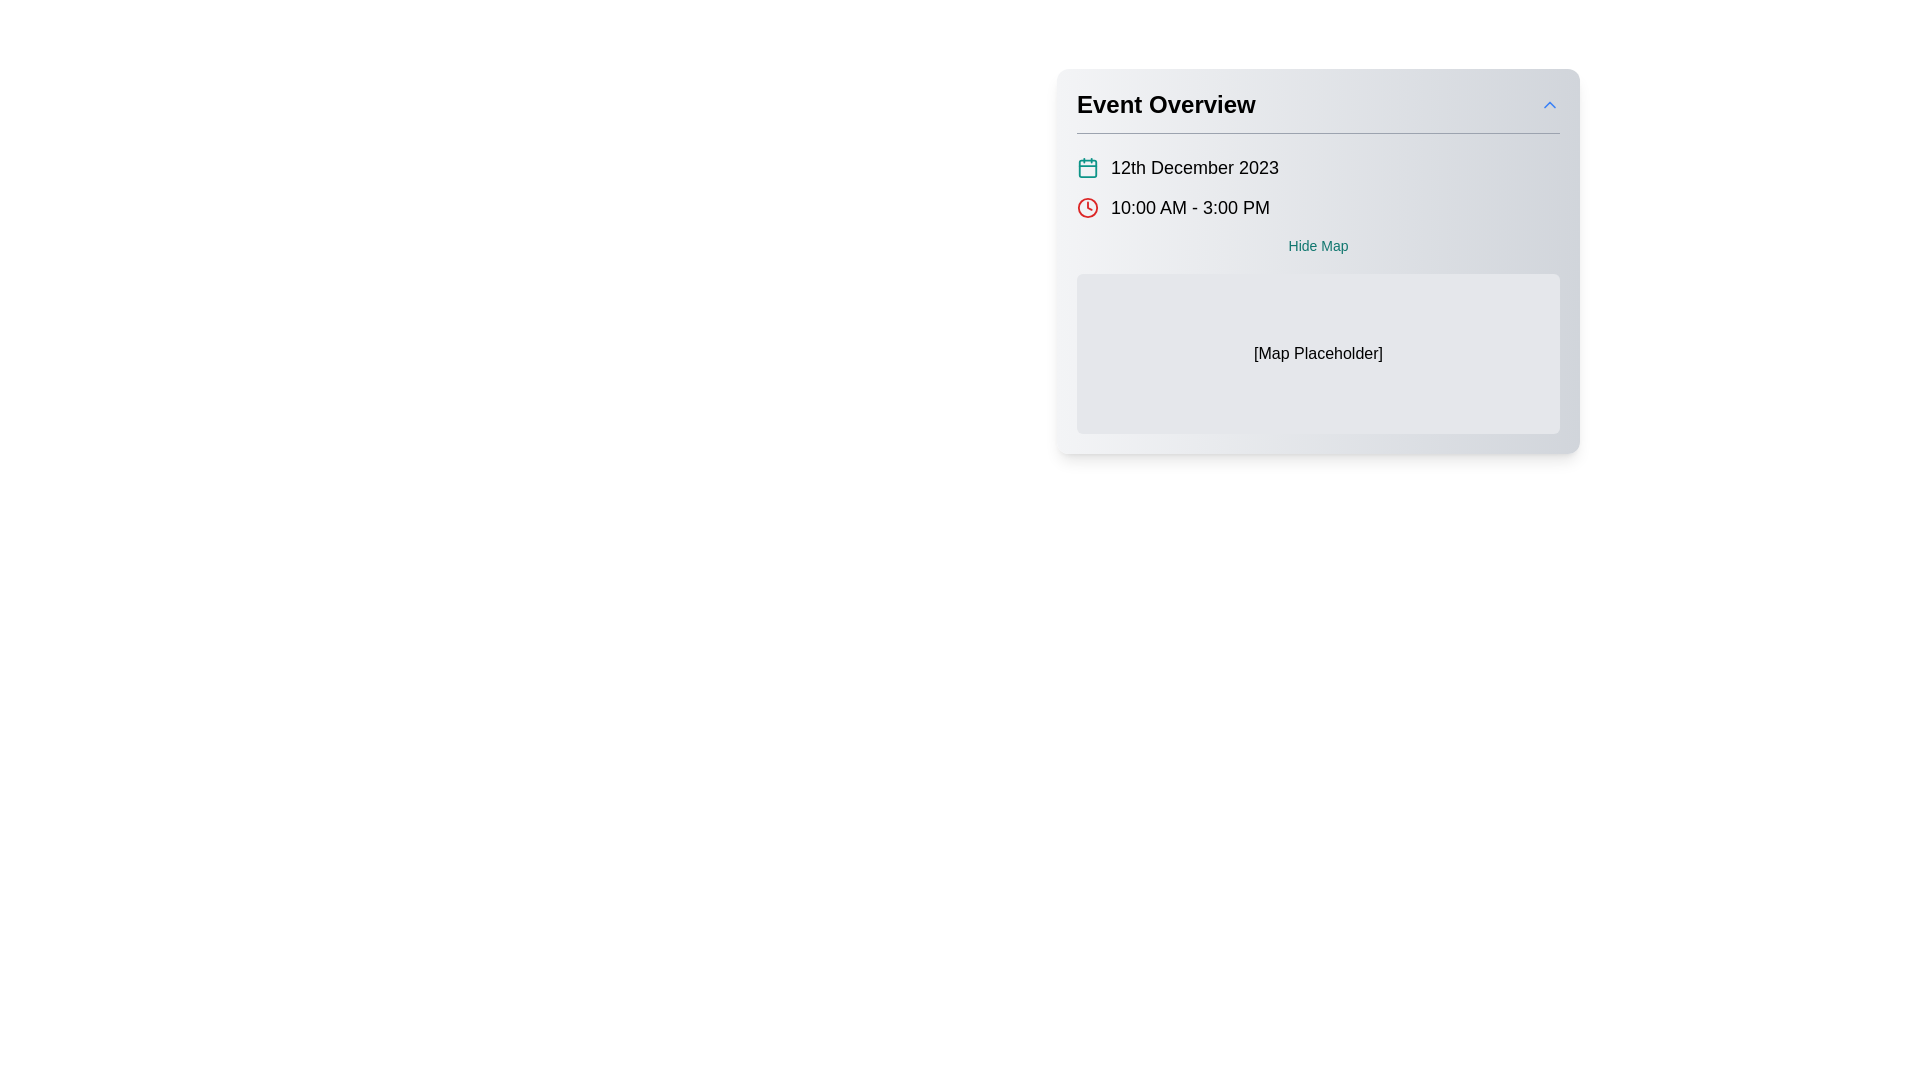 The width and height of the screenshot is (1920, 1080). Describe the element at coordinates (1549, 104) in the screenshot. I see `the button located at the far right of the header in the 'Event Overview' card` at that location.